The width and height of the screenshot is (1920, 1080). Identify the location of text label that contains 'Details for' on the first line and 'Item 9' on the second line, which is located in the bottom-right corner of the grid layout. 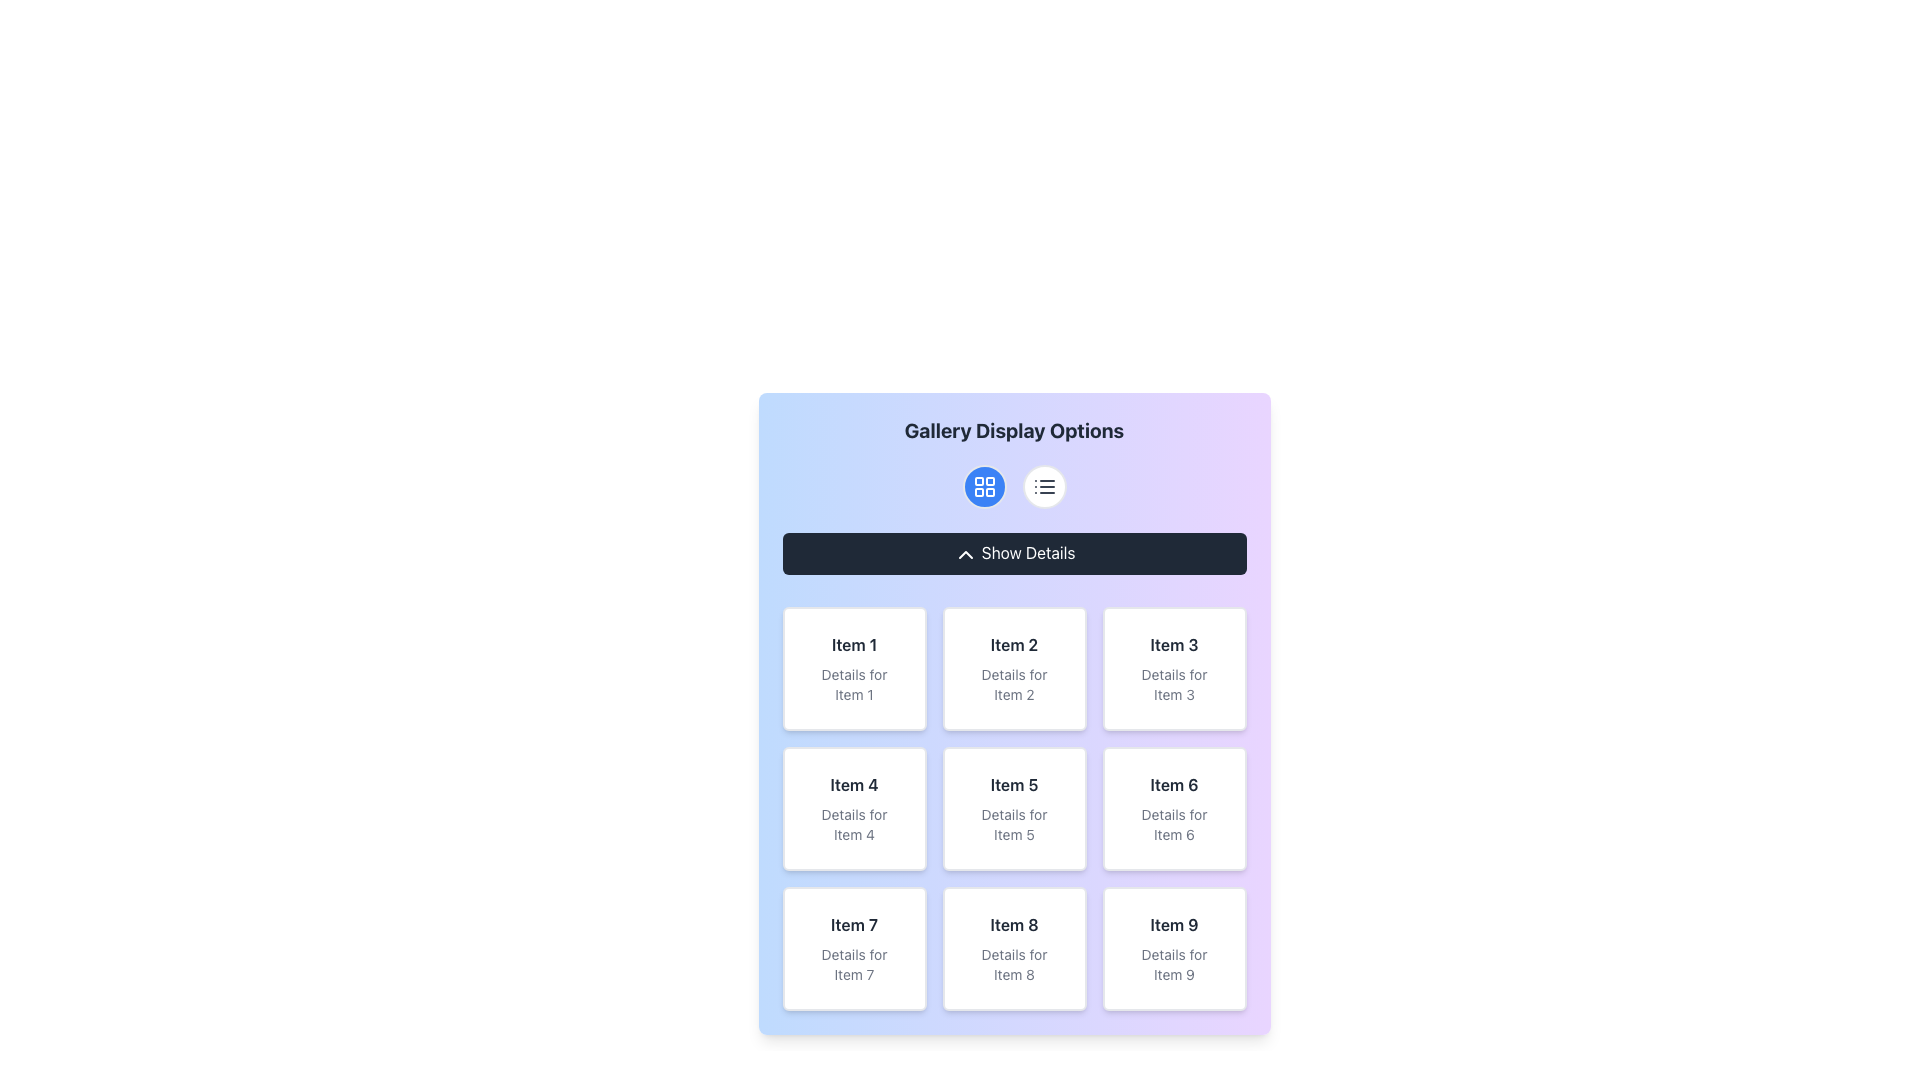
(1174, 963).